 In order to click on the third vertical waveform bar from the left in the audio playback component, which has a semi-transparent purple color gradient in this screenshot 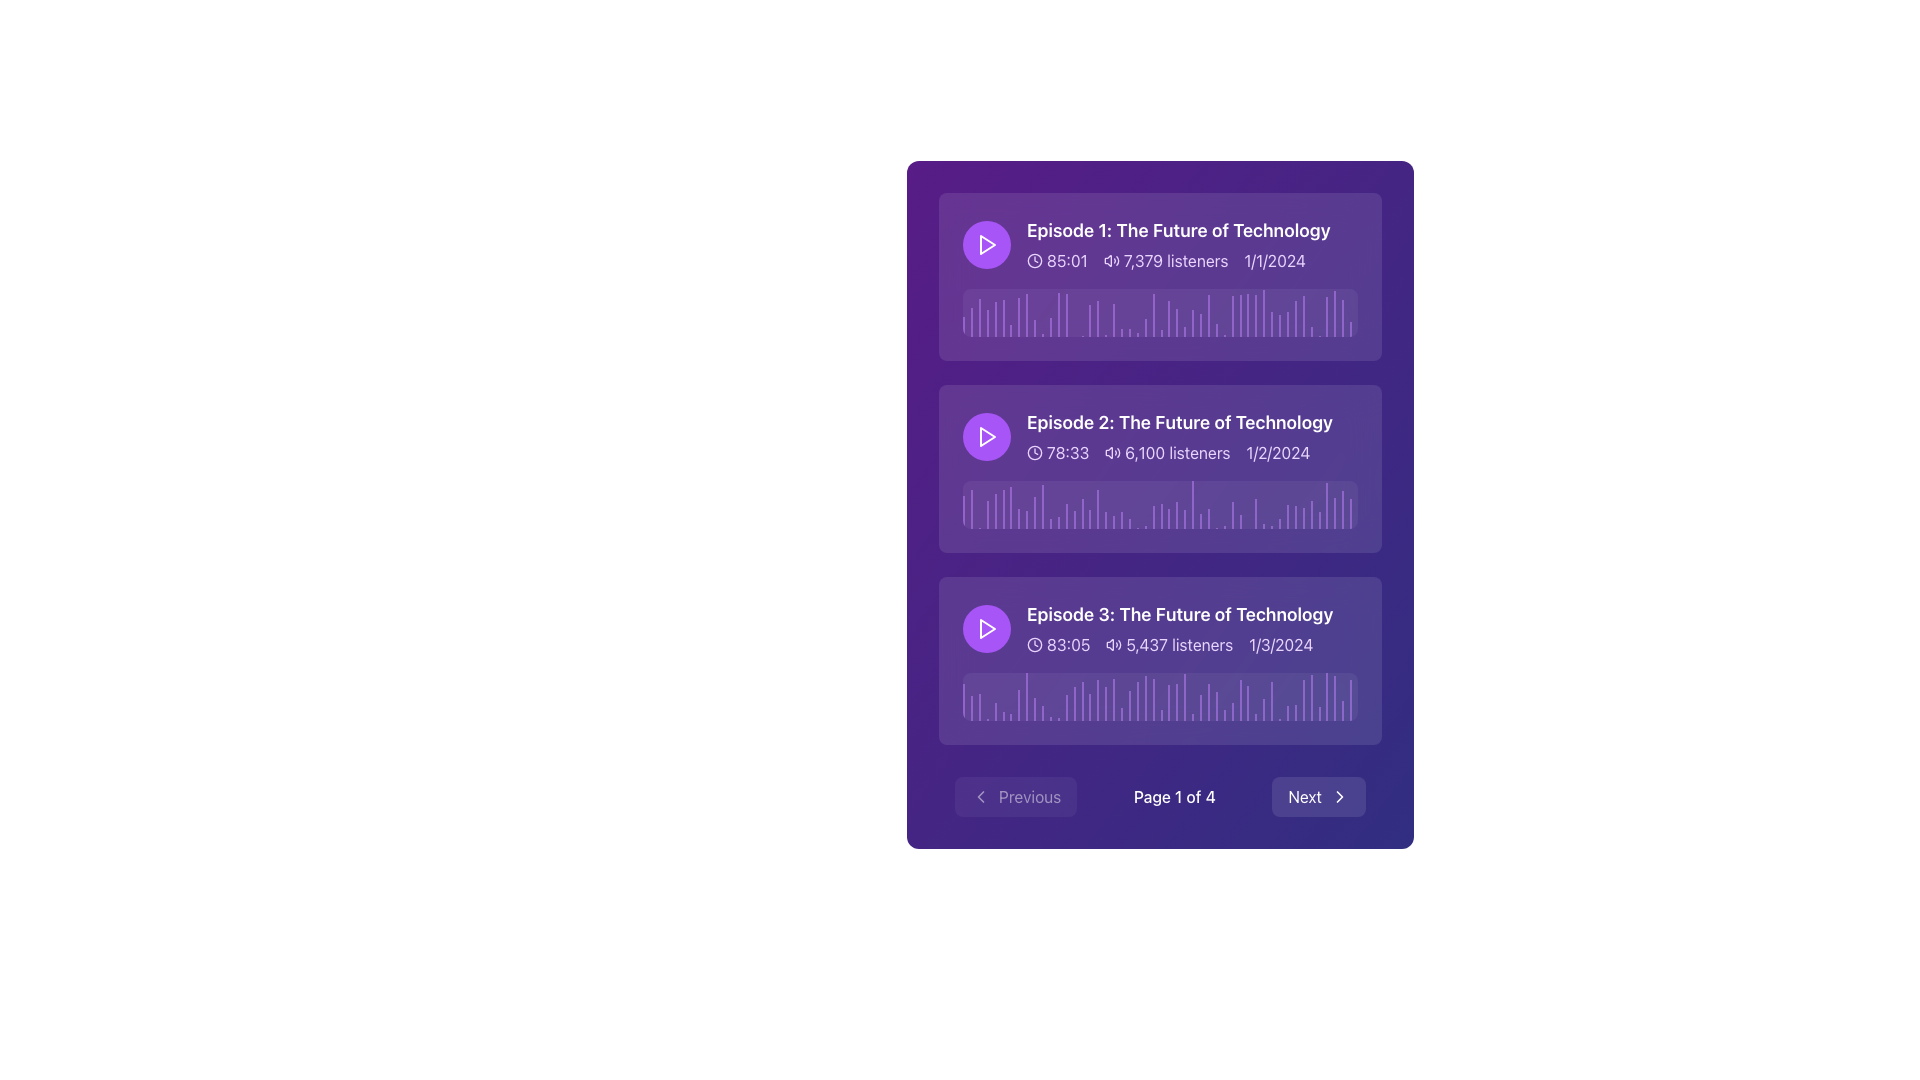, I will do `click(979, 317)`.